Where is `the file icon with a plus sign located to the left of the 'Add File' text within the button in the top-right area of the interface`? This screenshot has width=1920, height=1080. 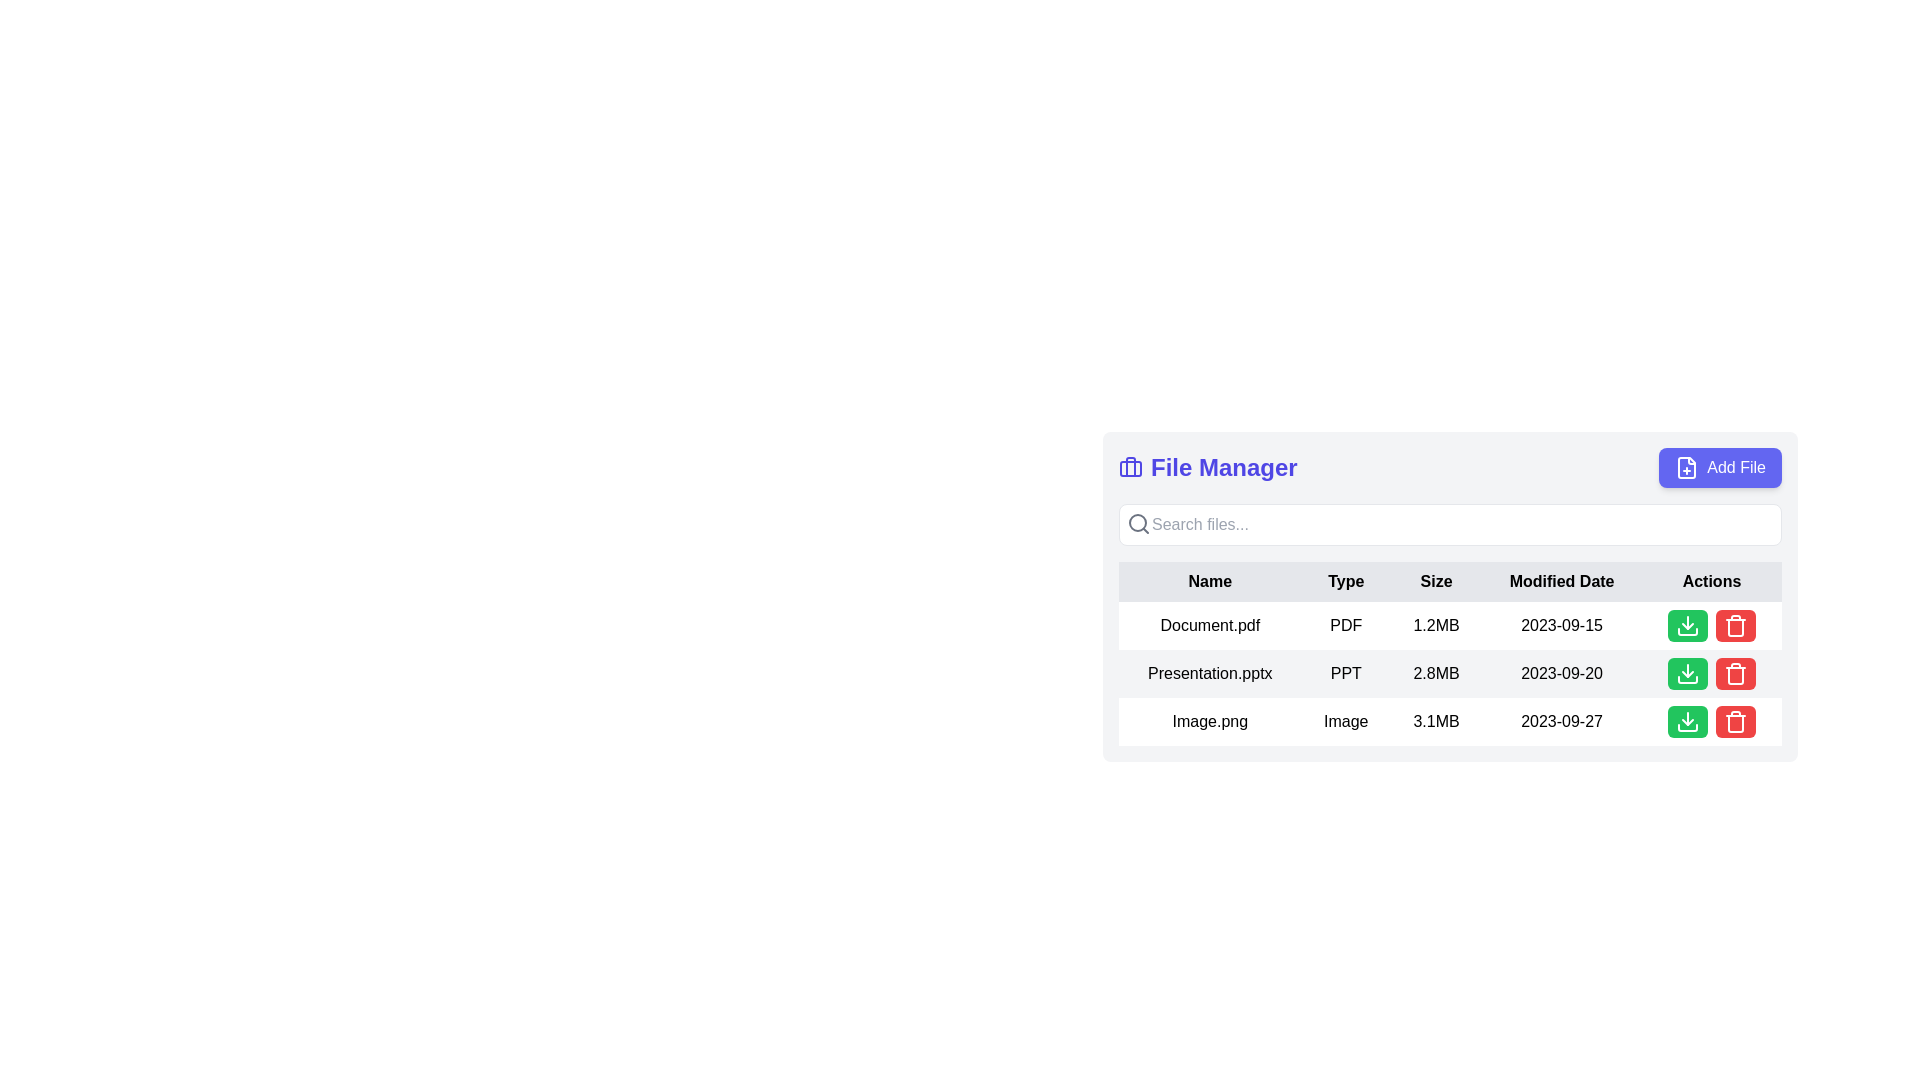
the file icon with a plus sign located to the left of the 'Add File' text within the button in the top-right area of the interface is located at coordinates (1685, 467).